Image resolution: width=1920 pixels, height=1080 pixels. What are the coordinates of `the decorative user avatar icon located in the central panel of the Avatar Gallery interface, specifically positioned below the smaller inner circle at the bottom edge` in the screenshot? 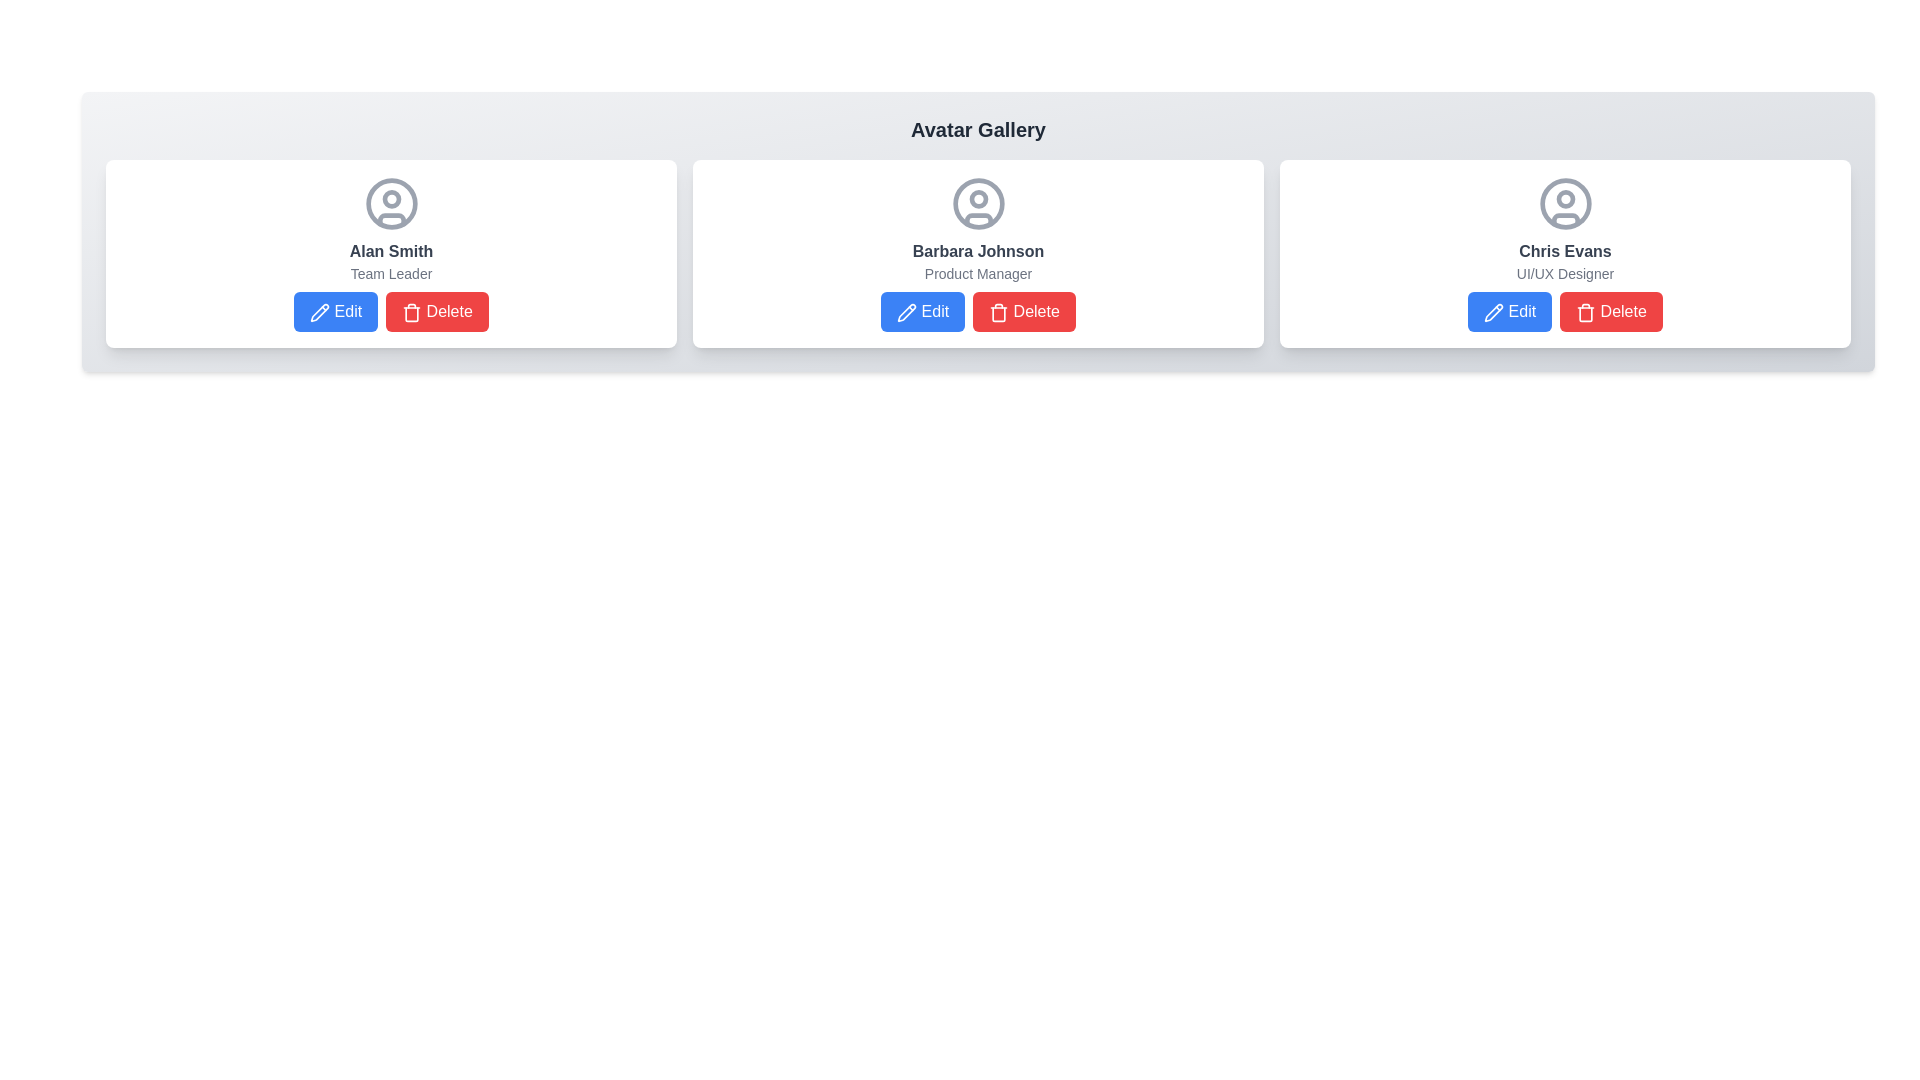 It's located at (978, 219).